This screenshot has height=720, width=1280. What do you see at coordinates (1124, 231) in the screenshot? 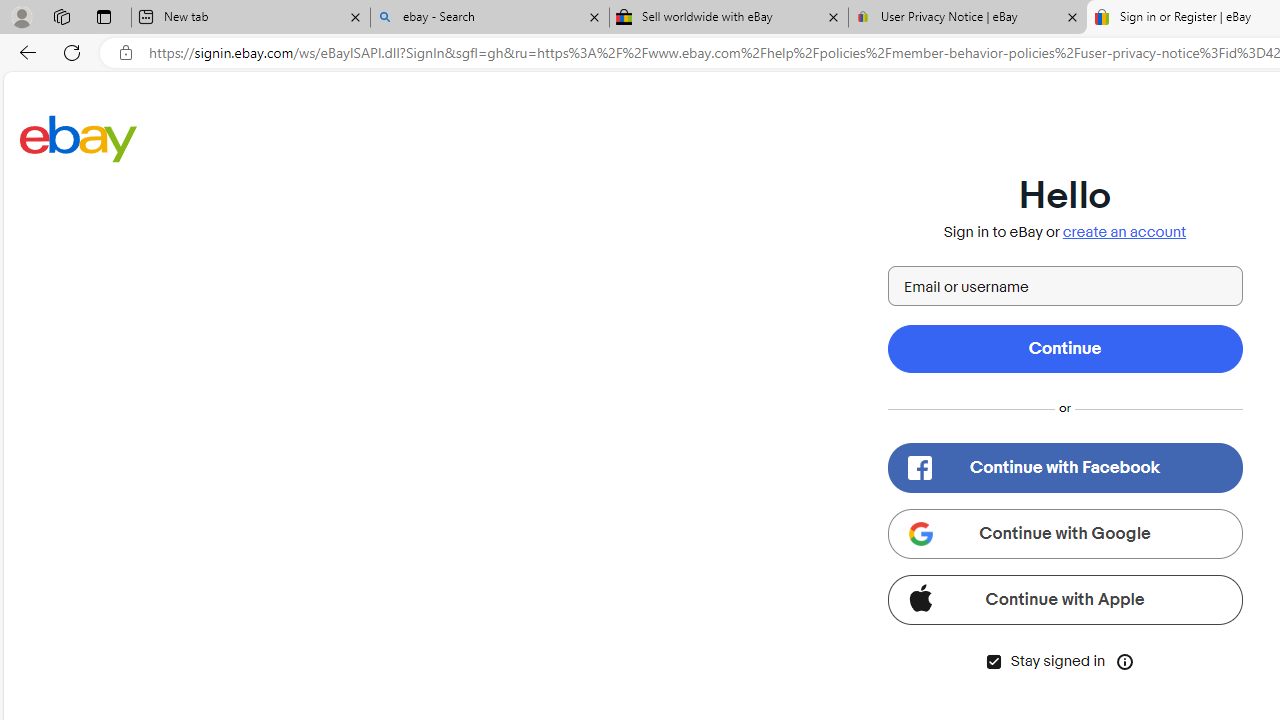
I see `'create an account'` at bounding box center [1124, 231].